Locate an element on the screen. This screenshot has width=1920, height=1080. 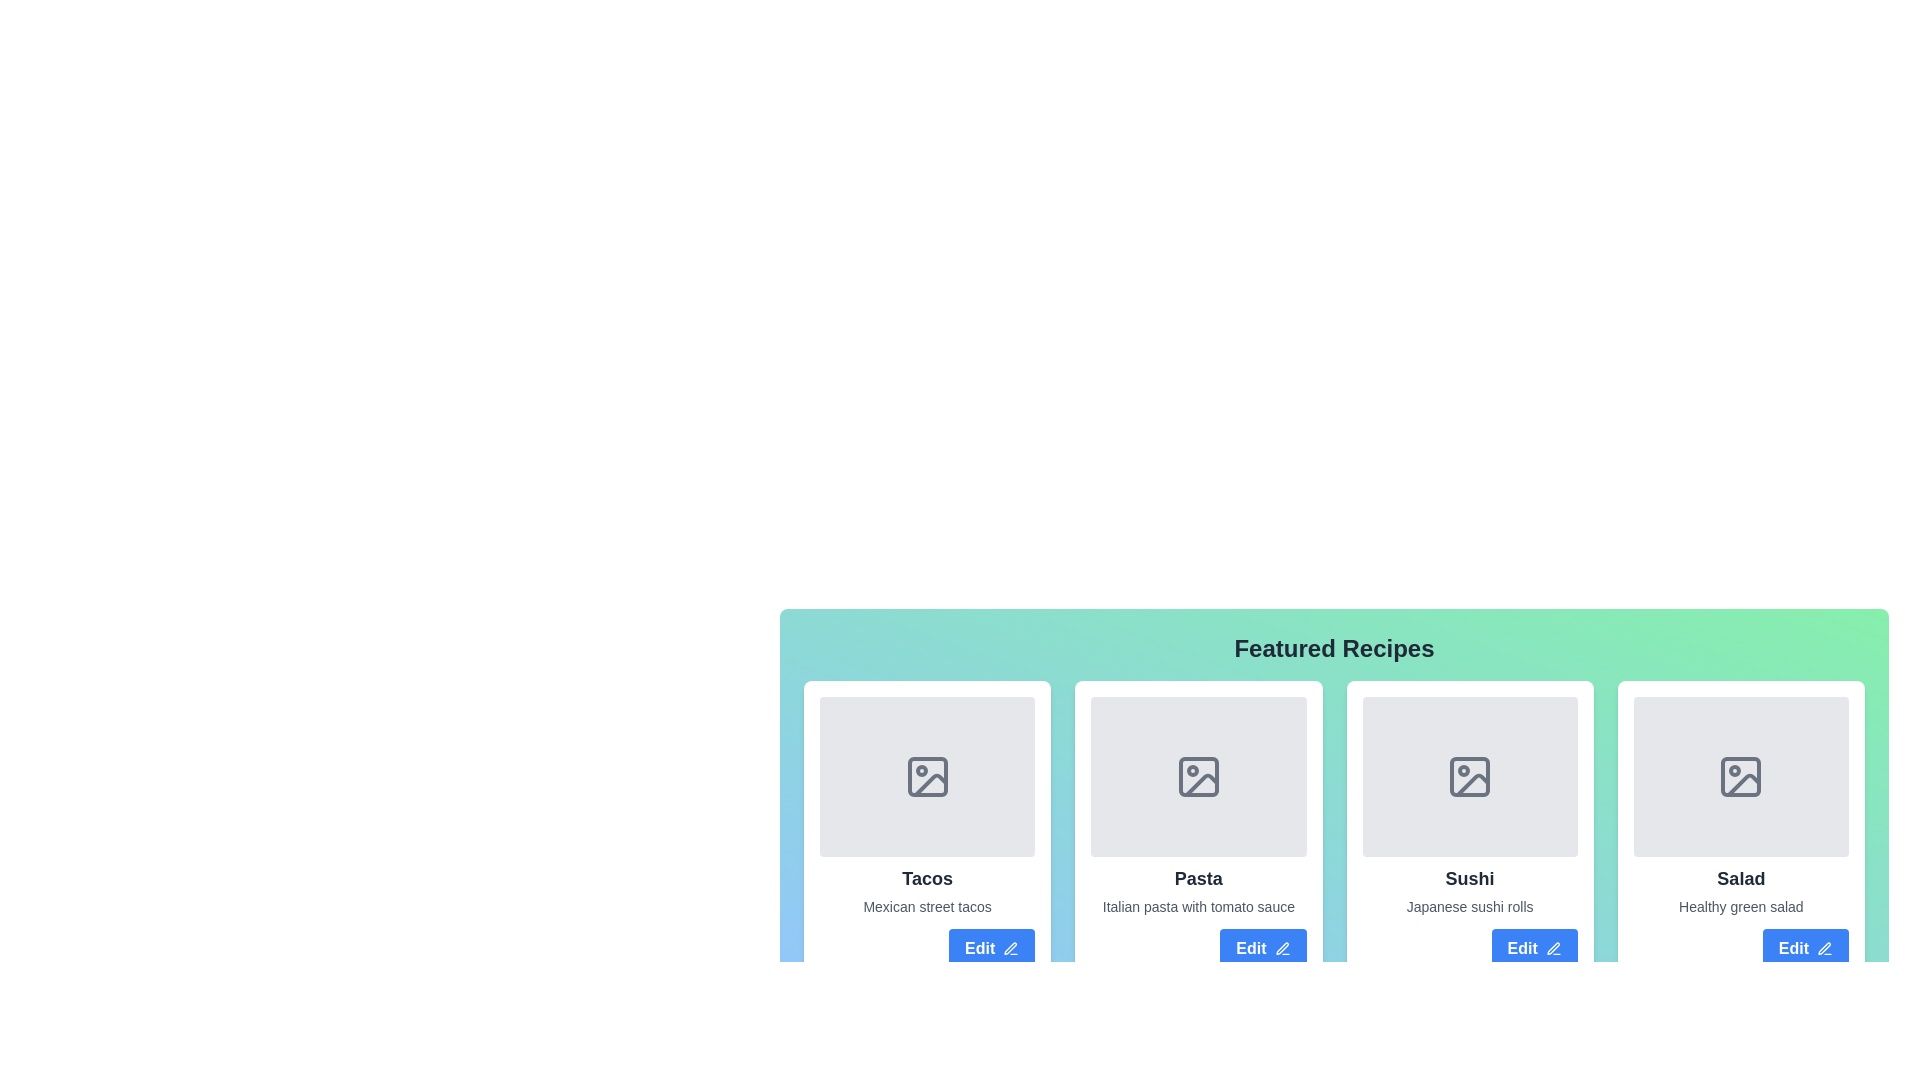
the button located at the bottom-right corner of the 'Sushi' card is located at coordinates (1470, 947).